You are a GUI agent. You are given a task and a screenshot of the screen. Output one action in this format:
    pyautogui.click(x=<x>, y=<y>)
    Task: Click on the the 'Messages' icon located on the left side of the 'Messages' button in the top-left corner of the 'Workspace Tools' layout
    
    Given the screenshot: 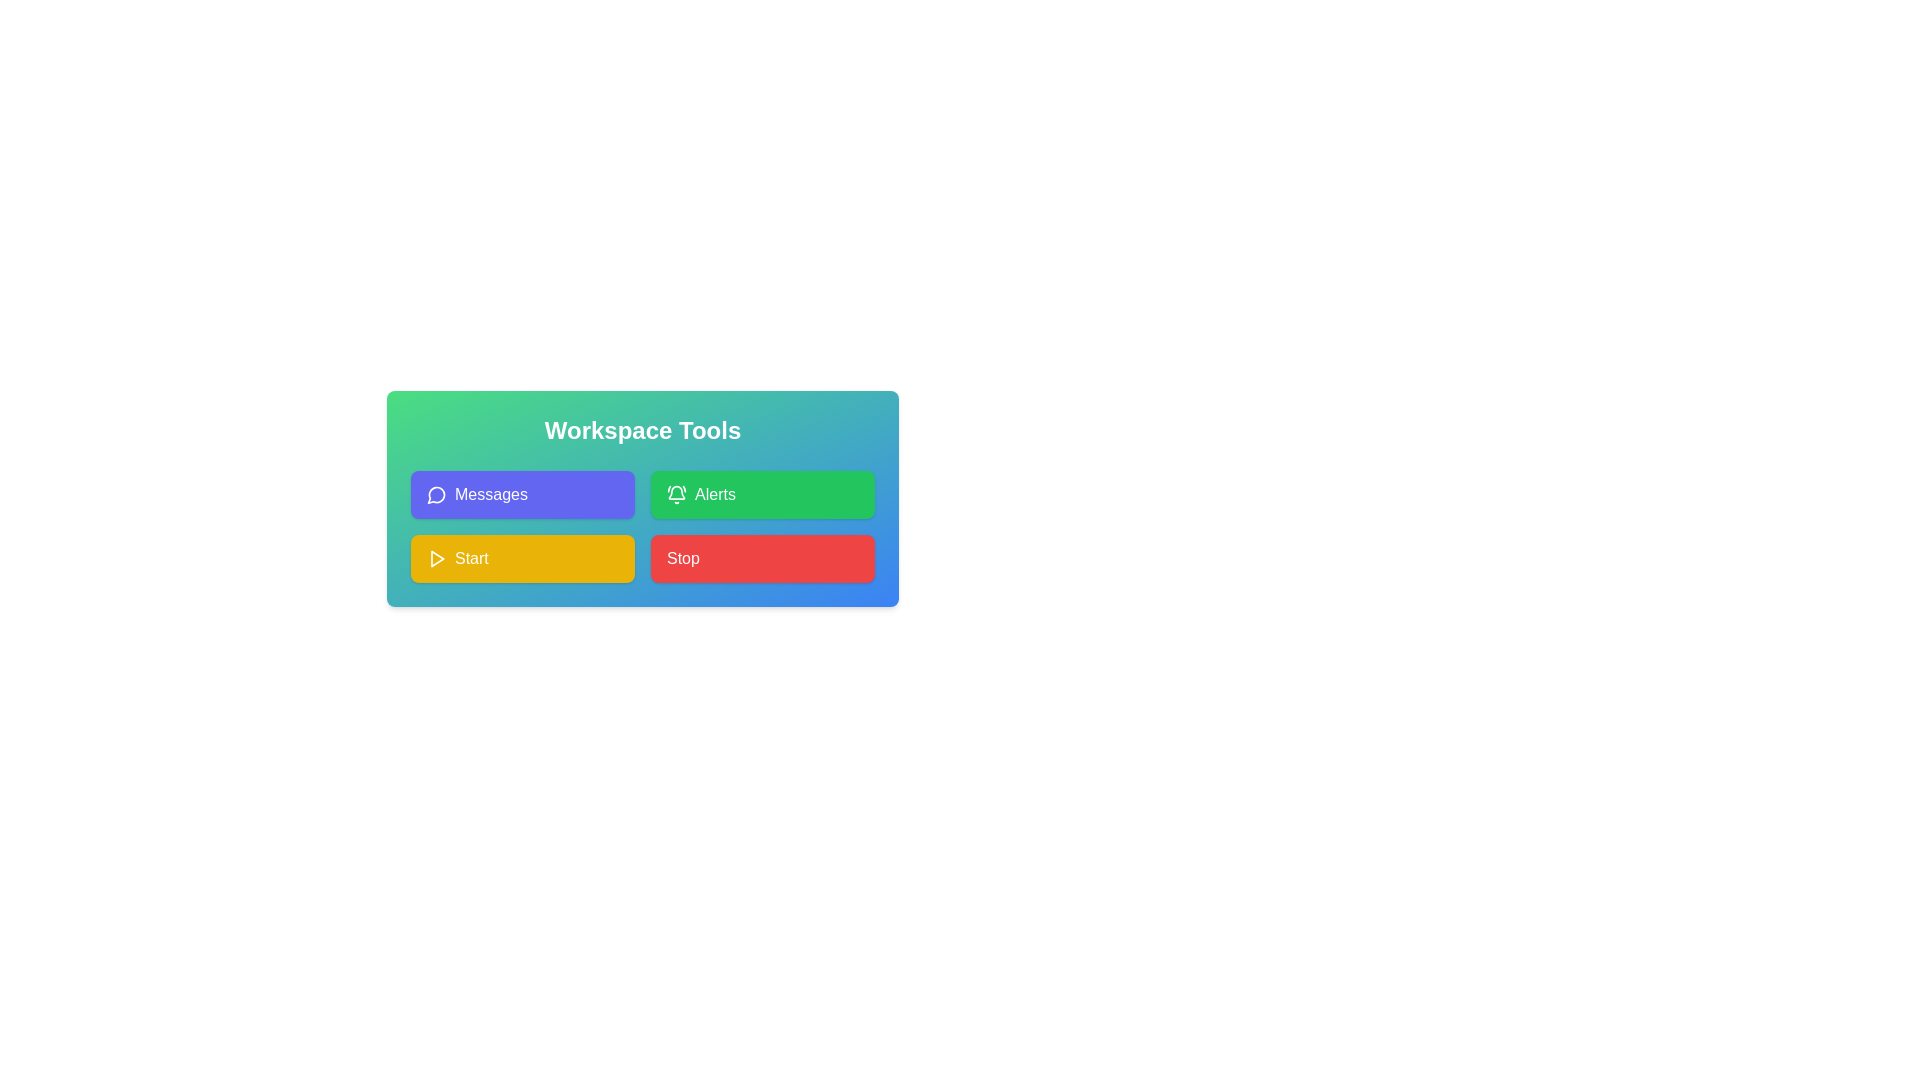 What is the action you would take?
    pyautogui.click(x=435, y=494)
    